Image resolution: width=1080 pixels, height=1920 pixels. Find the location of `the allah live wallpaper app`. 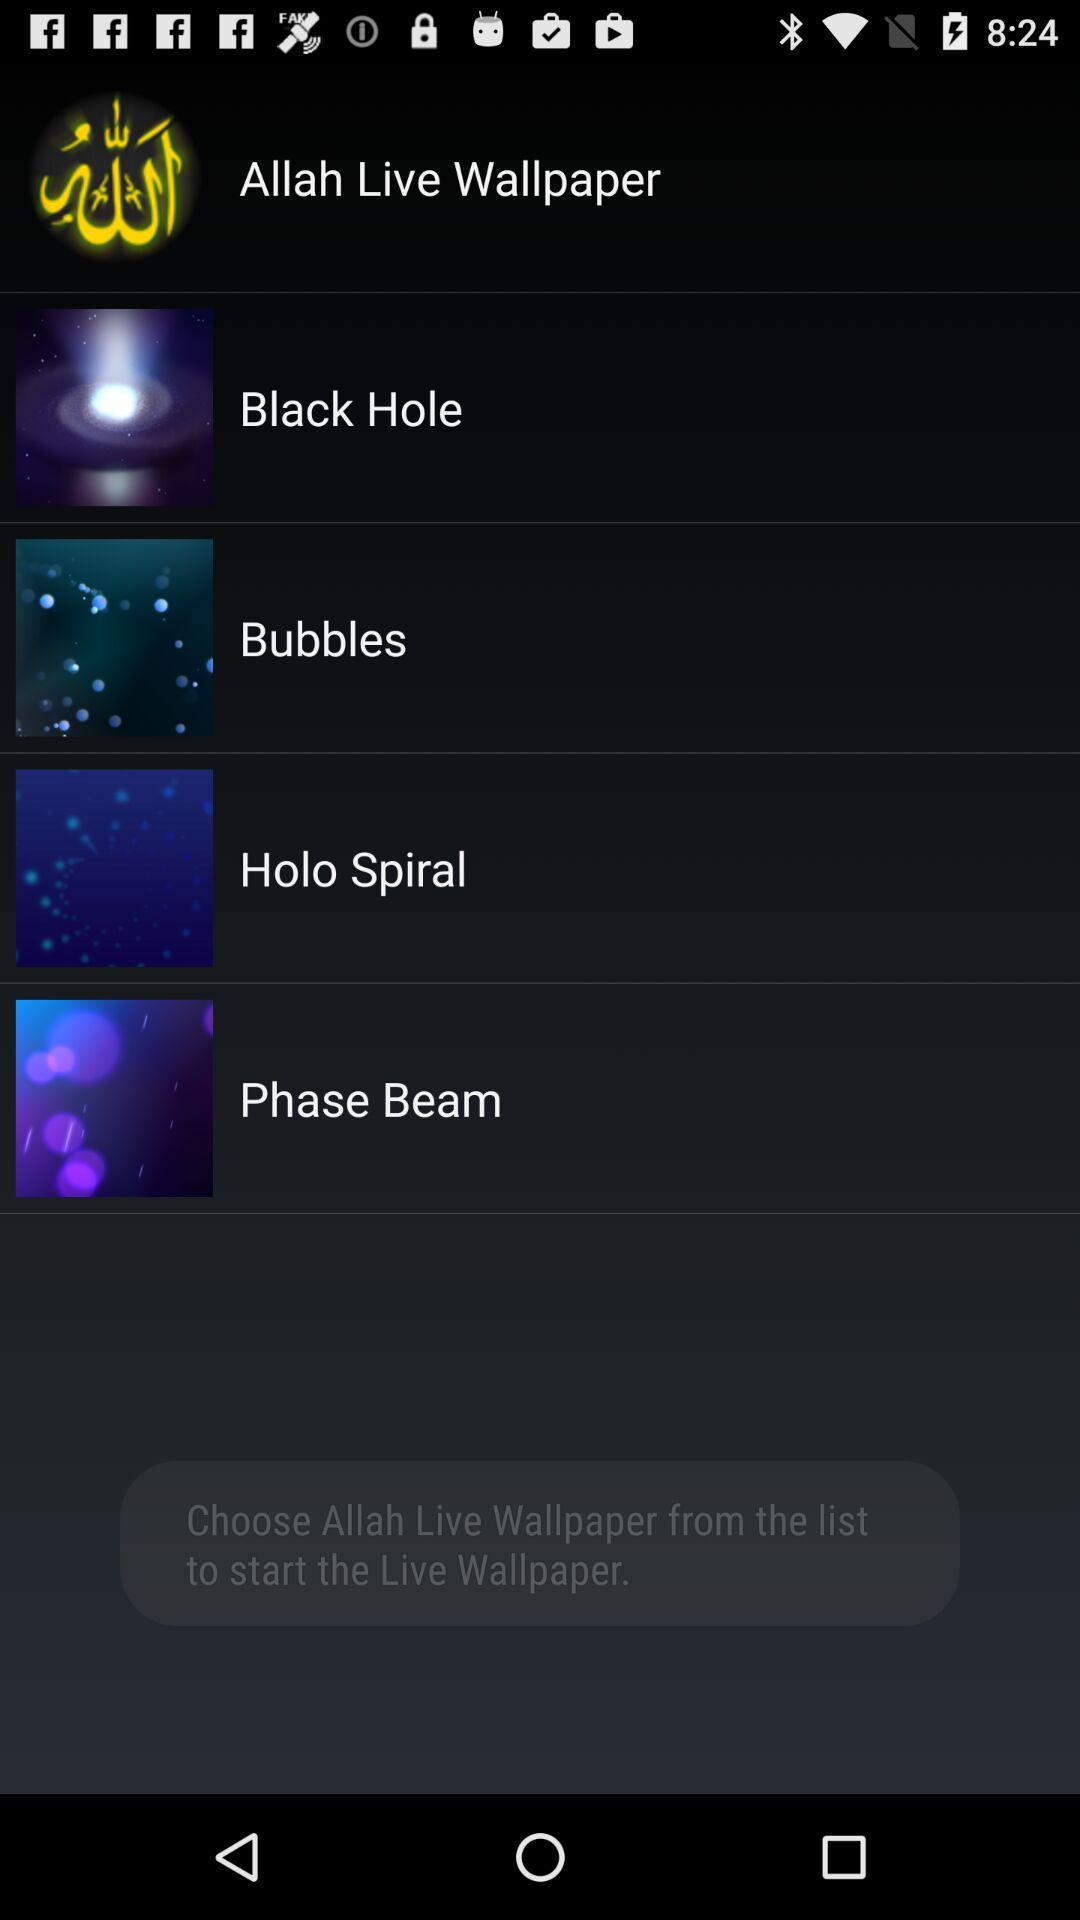

the allah live wallpaper app is located at coordinates (450, 177).